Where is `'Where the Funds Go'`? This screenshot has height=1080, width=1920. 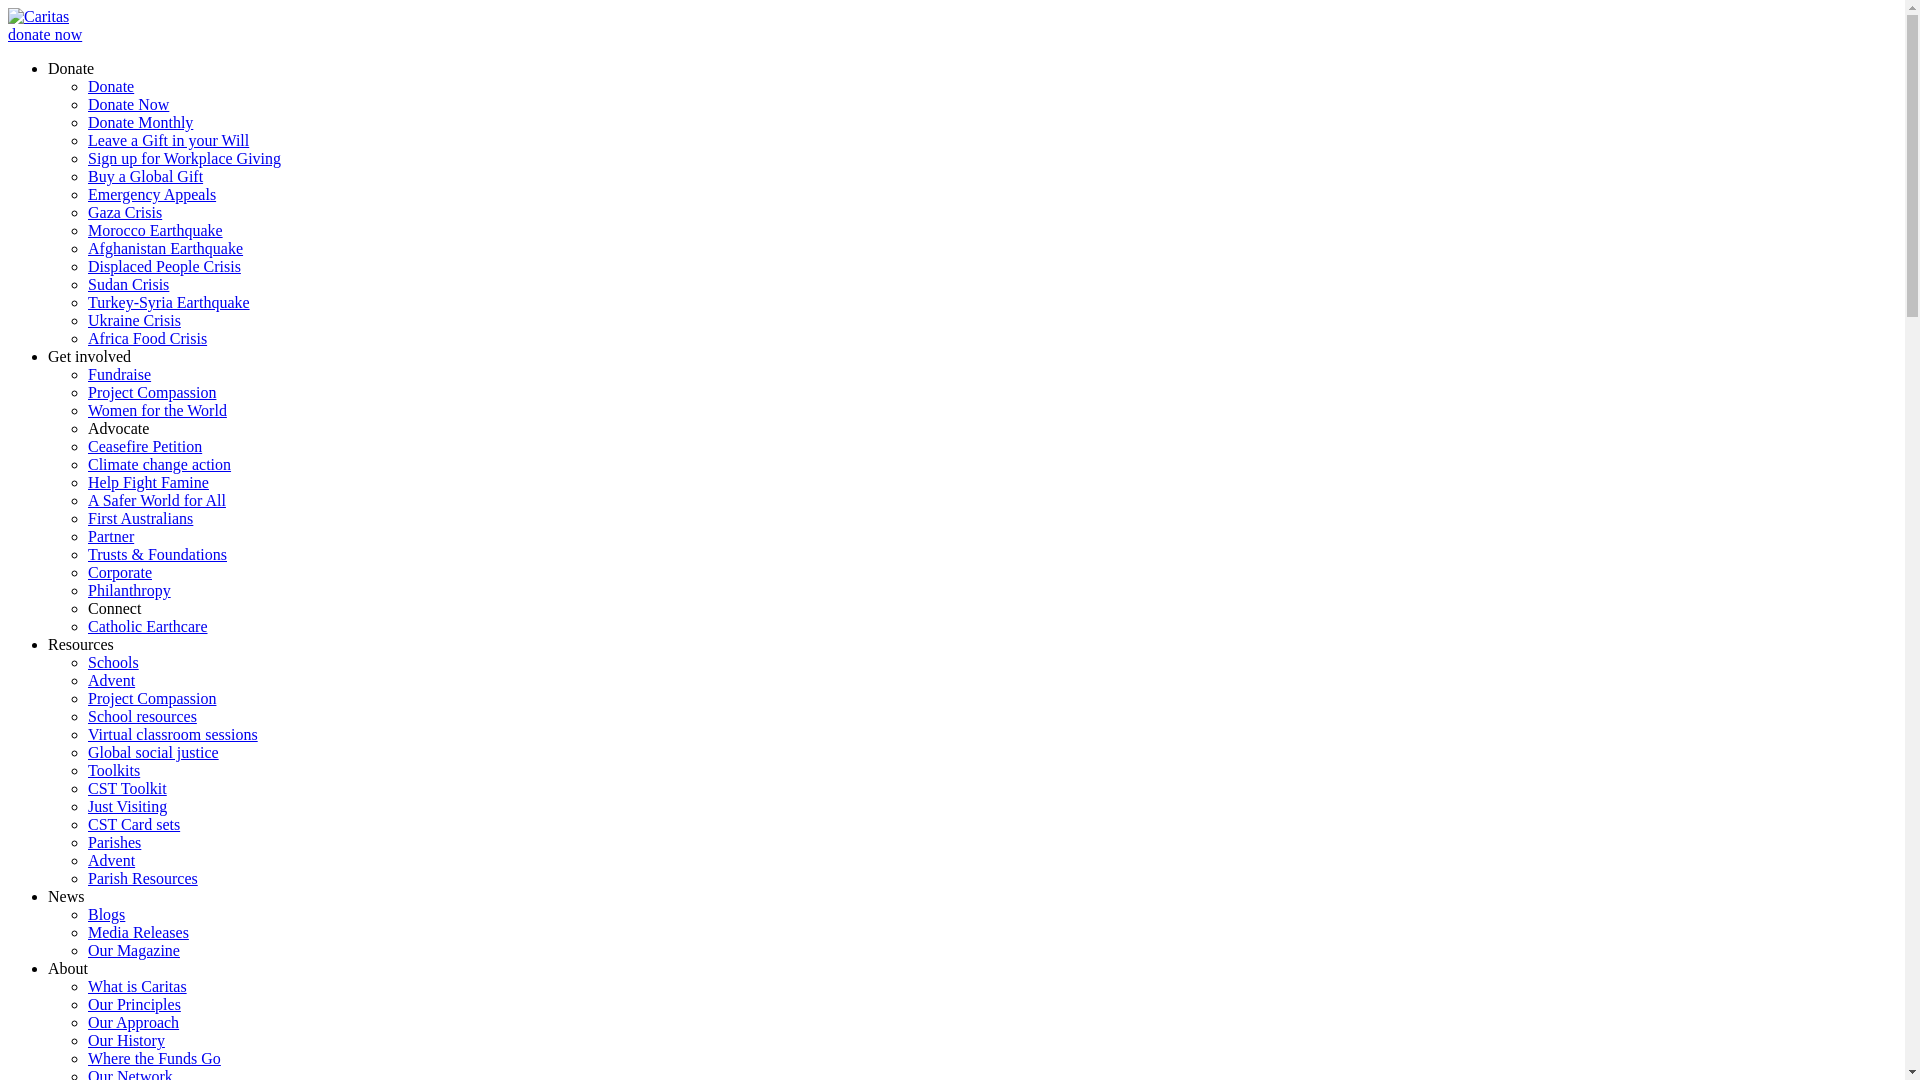
'Where the Funds Go' is located at coordinates (153, 1057).